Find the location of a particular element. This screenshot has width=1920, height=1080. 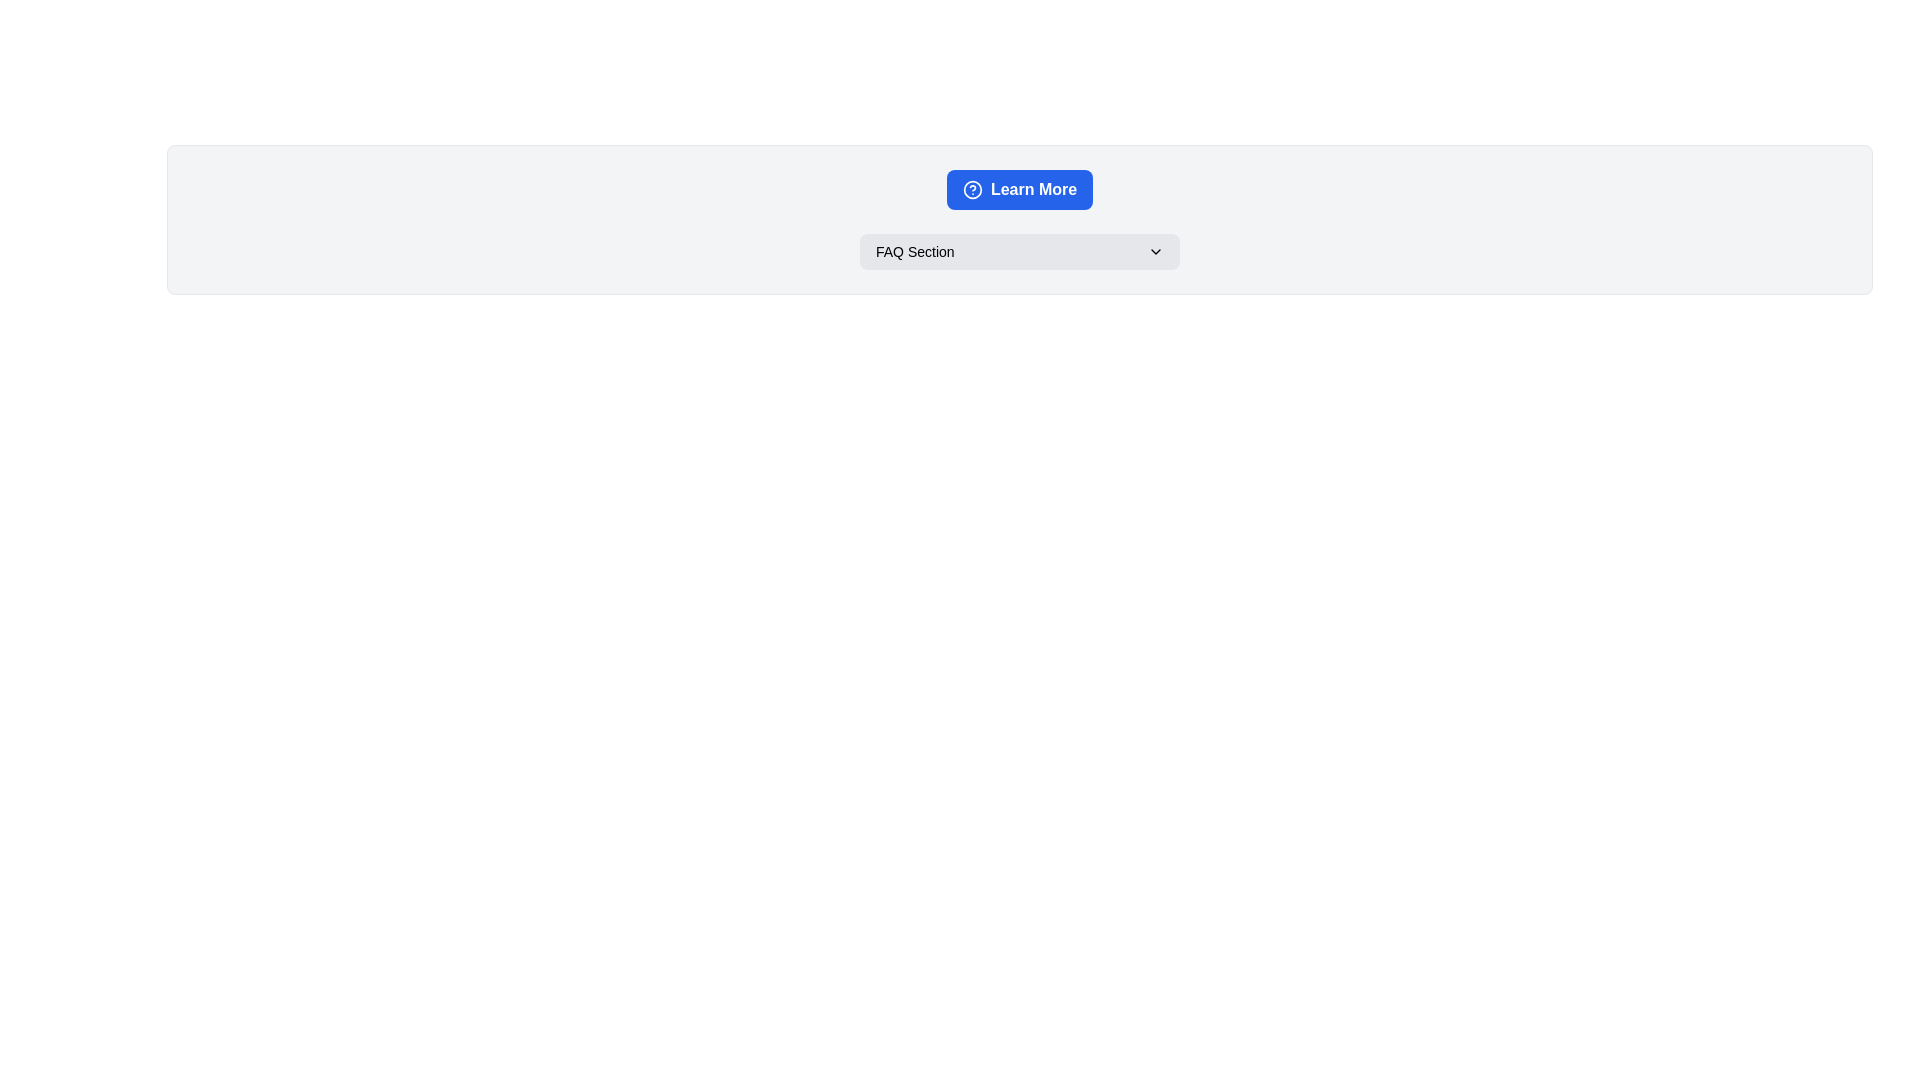

the downward-pointing chevron icon located to the right of the 'FAQ Section' label is located at coordinates (1156, 250).